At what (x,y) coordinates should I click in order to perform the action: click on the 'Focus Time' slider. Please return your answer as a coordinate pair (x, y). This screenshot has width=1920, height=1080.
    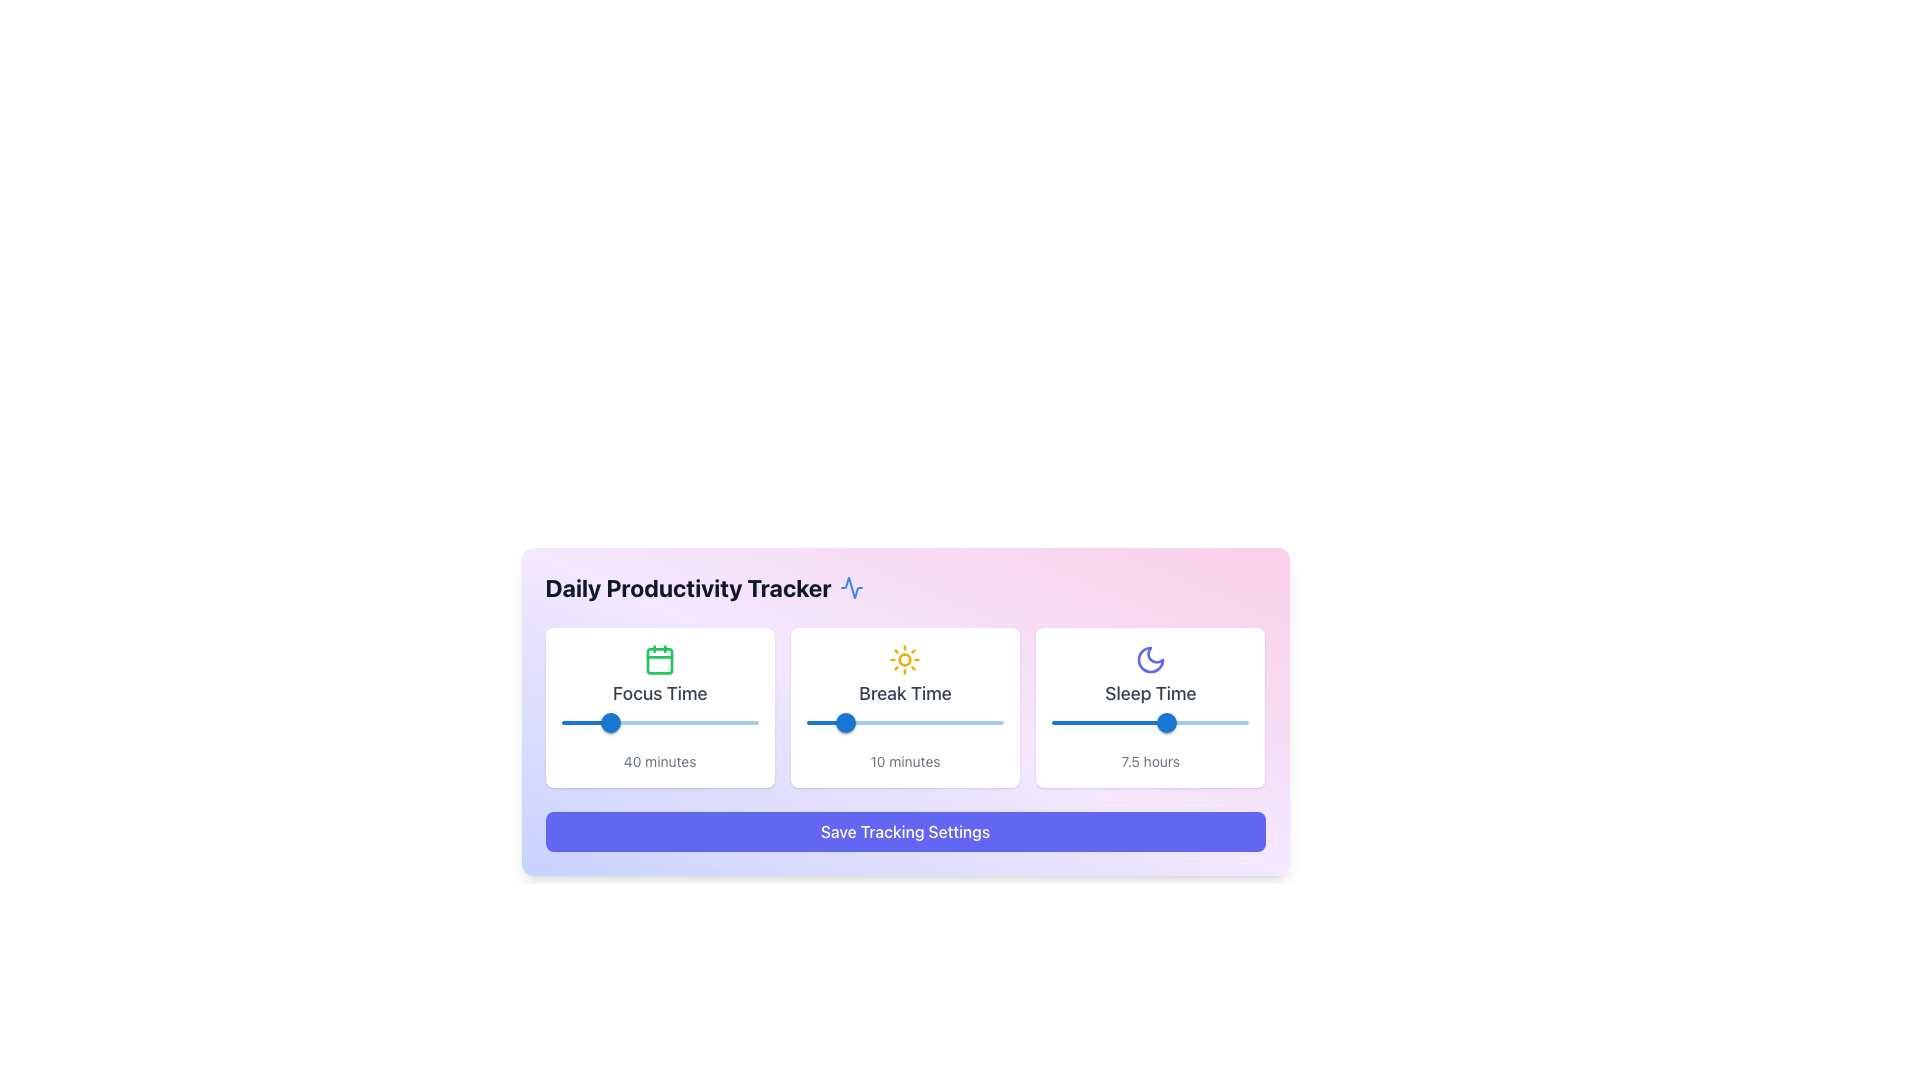
    Looking at the image, I should click on (662, 720).